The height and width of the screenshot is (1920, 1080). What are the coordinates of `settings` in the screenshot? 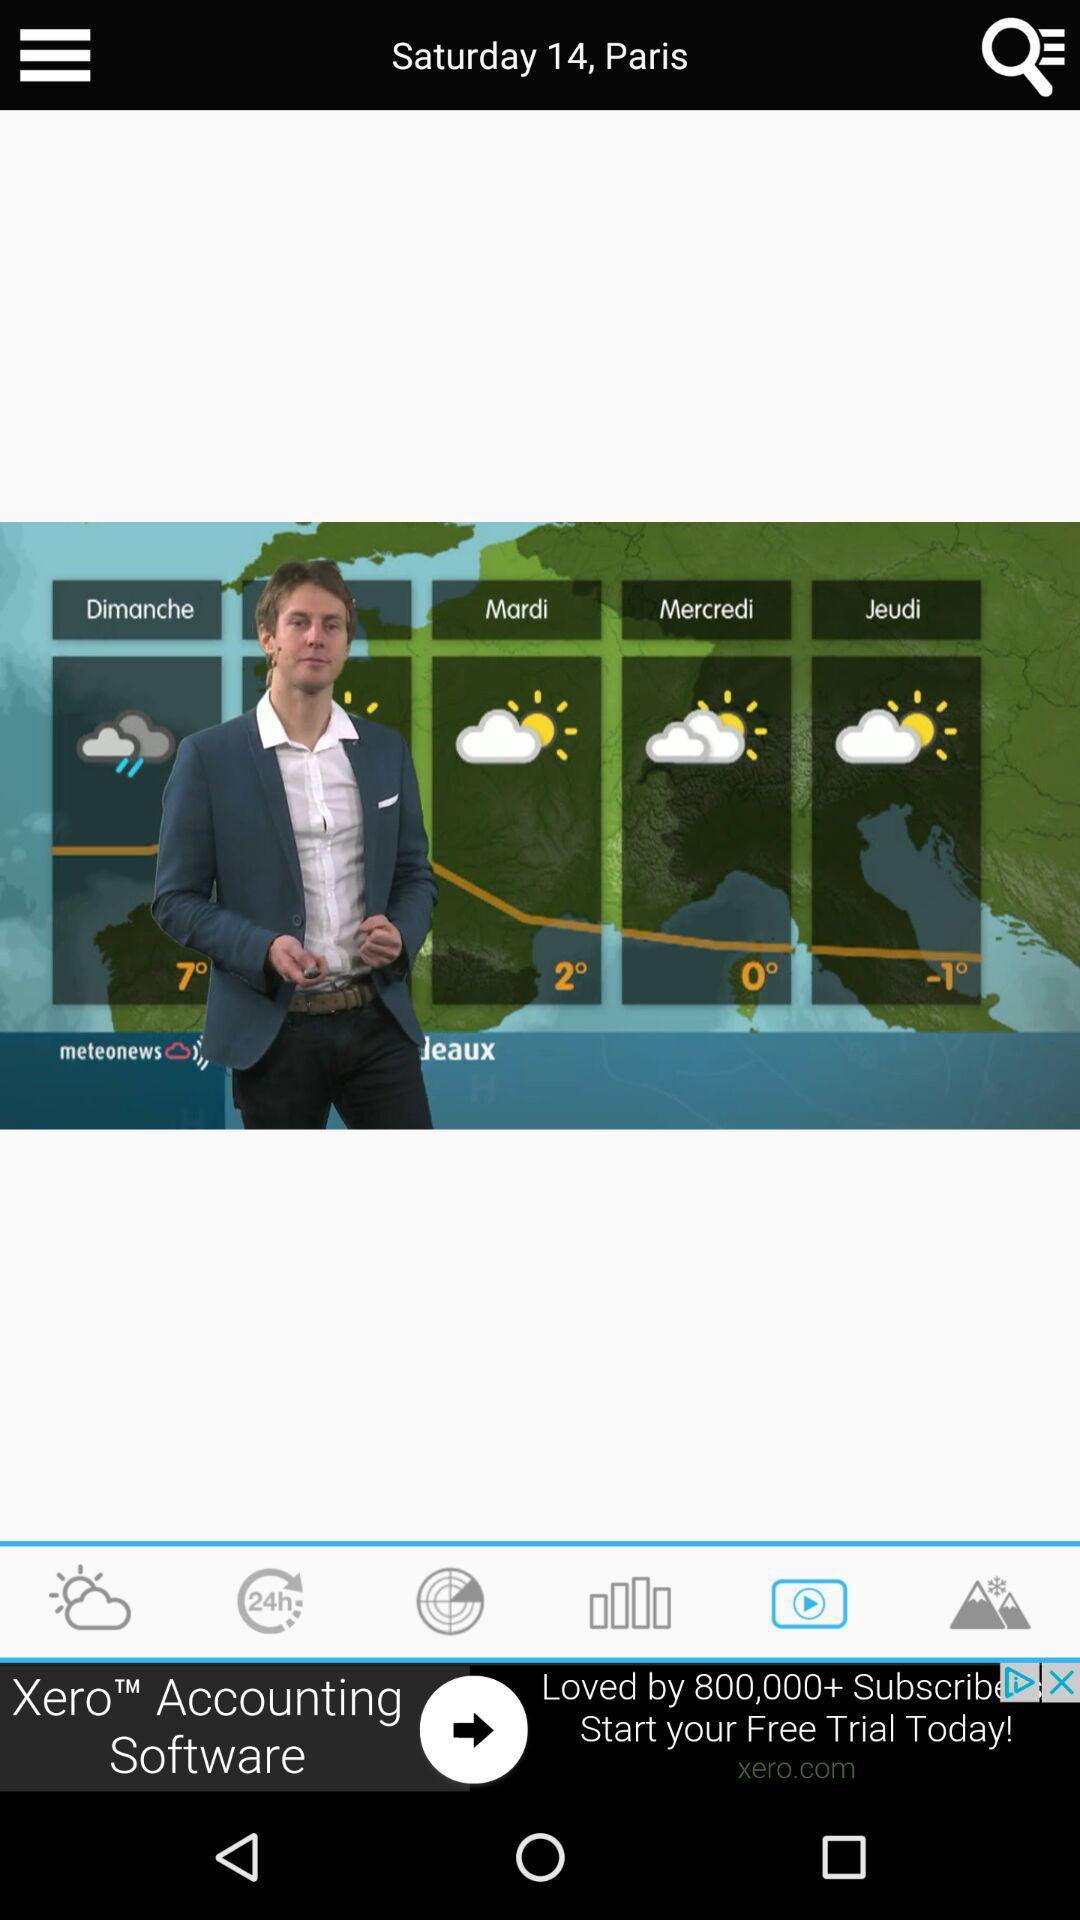 It's located at (54, 55).